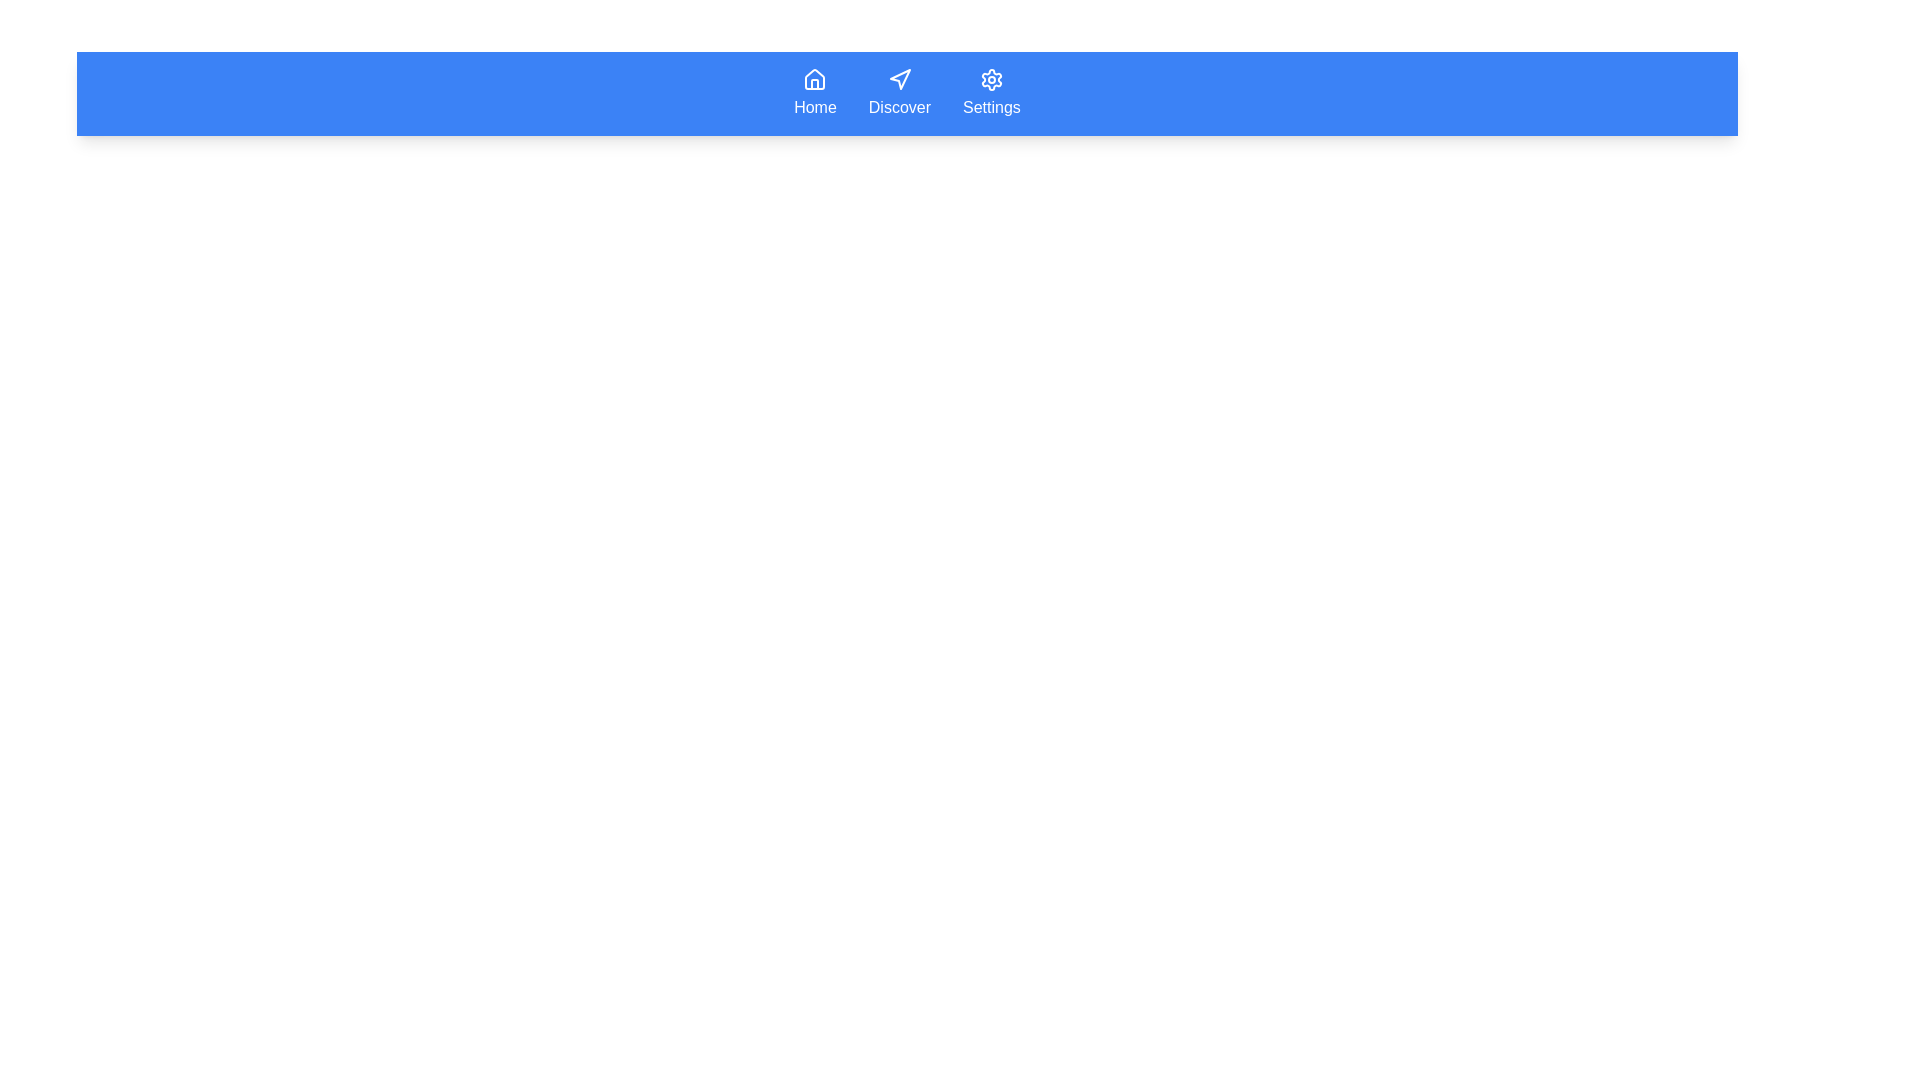 The image size is (1920, 1080). Describe the element at coordinates (898, 79) in the screenshot. I see `the 'Discover' icon located in the center of the blue top navigation bar, positioned between the 'Home' and 'Settings' buttons` at that location.